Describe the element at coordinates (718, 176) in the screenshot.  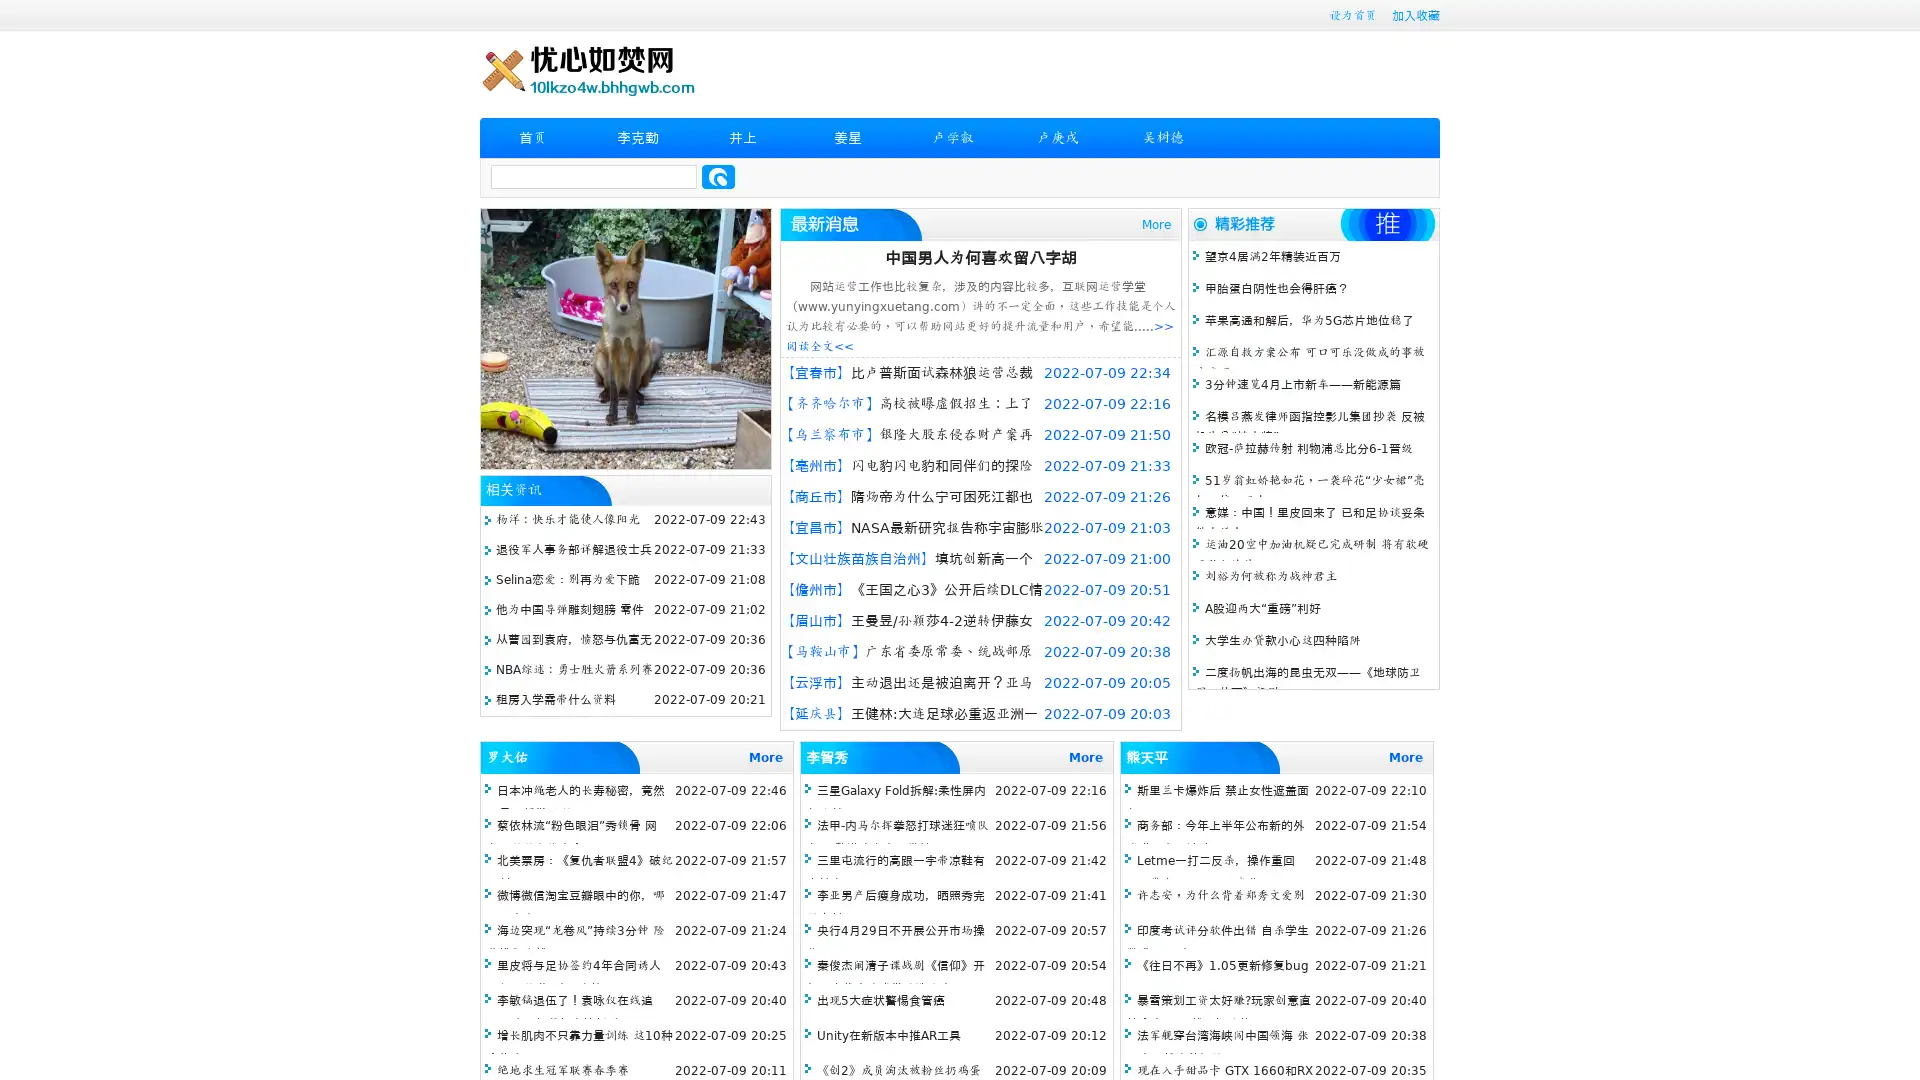
I see `Search` at that location.